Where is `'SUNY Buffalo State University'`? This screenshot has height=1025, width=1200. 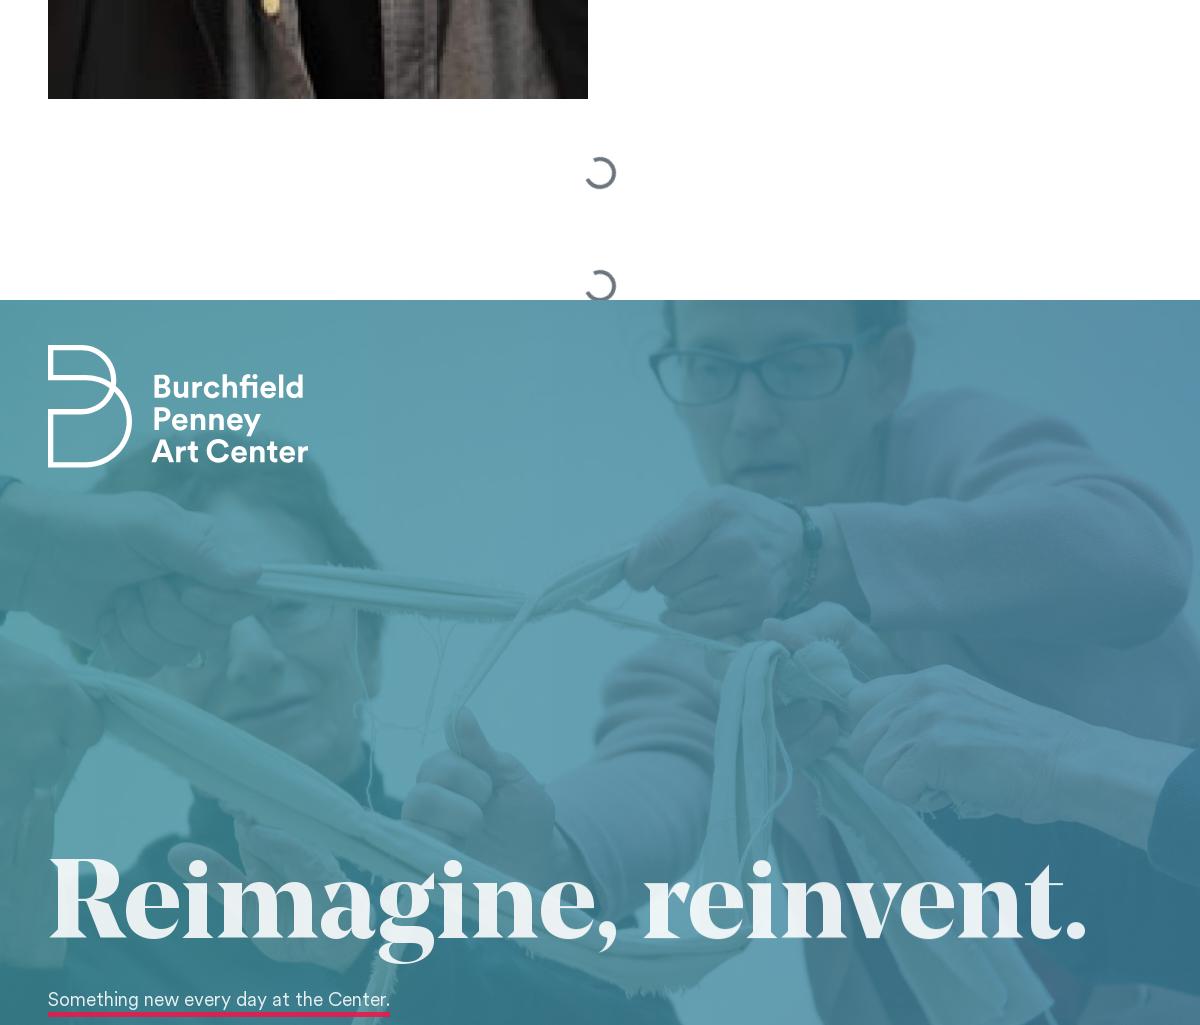 'SUNY Buffalo State University' is located at coordinates (150, 330).